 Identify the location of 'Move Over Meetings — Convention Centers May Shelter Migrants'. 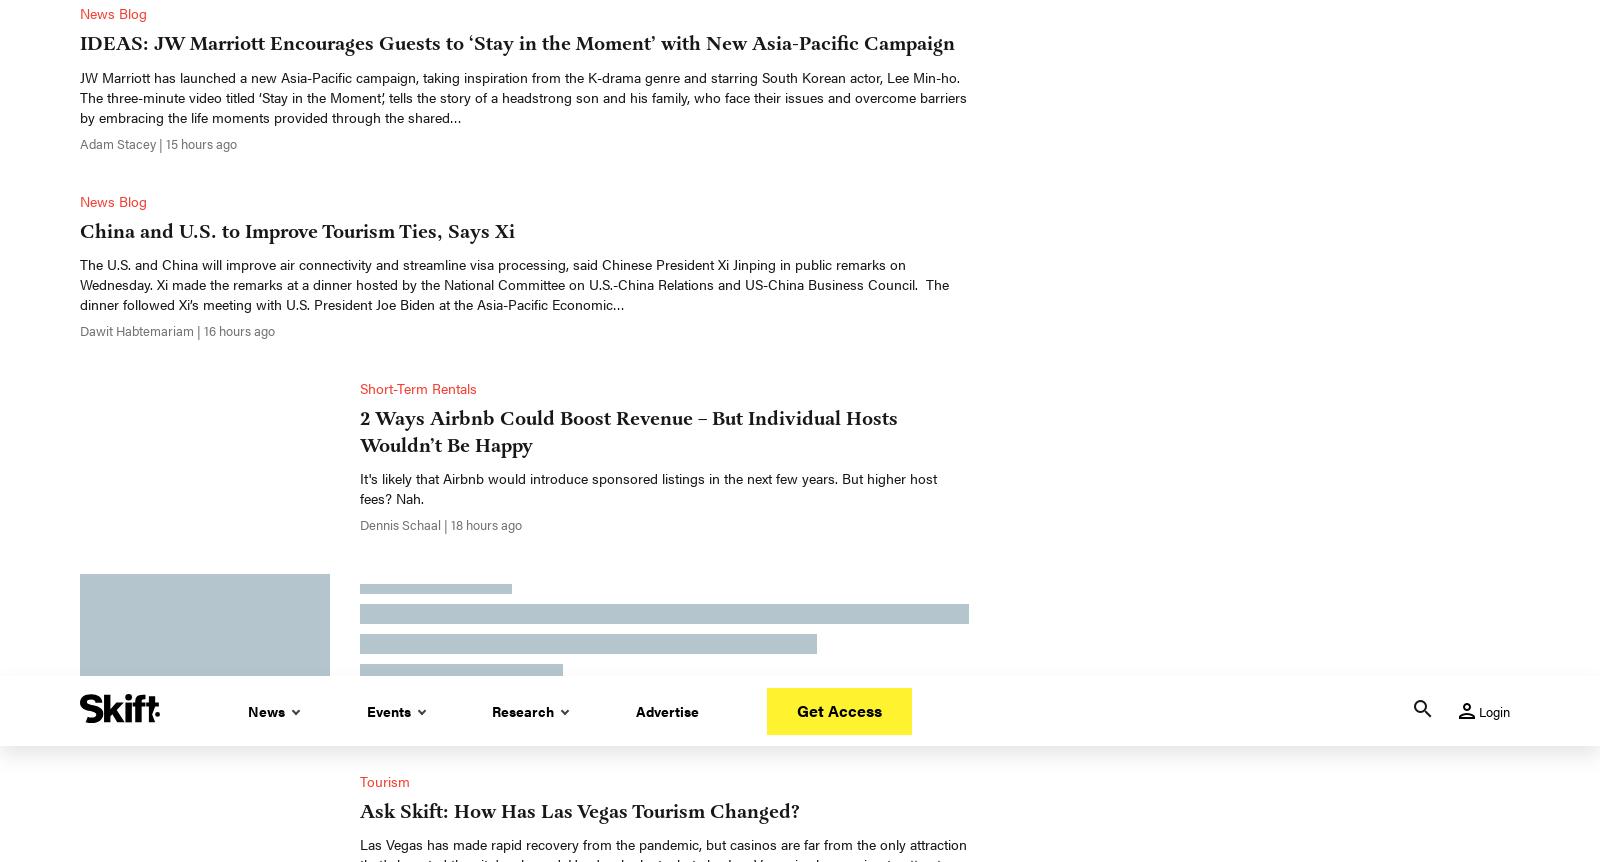
(360, 256).